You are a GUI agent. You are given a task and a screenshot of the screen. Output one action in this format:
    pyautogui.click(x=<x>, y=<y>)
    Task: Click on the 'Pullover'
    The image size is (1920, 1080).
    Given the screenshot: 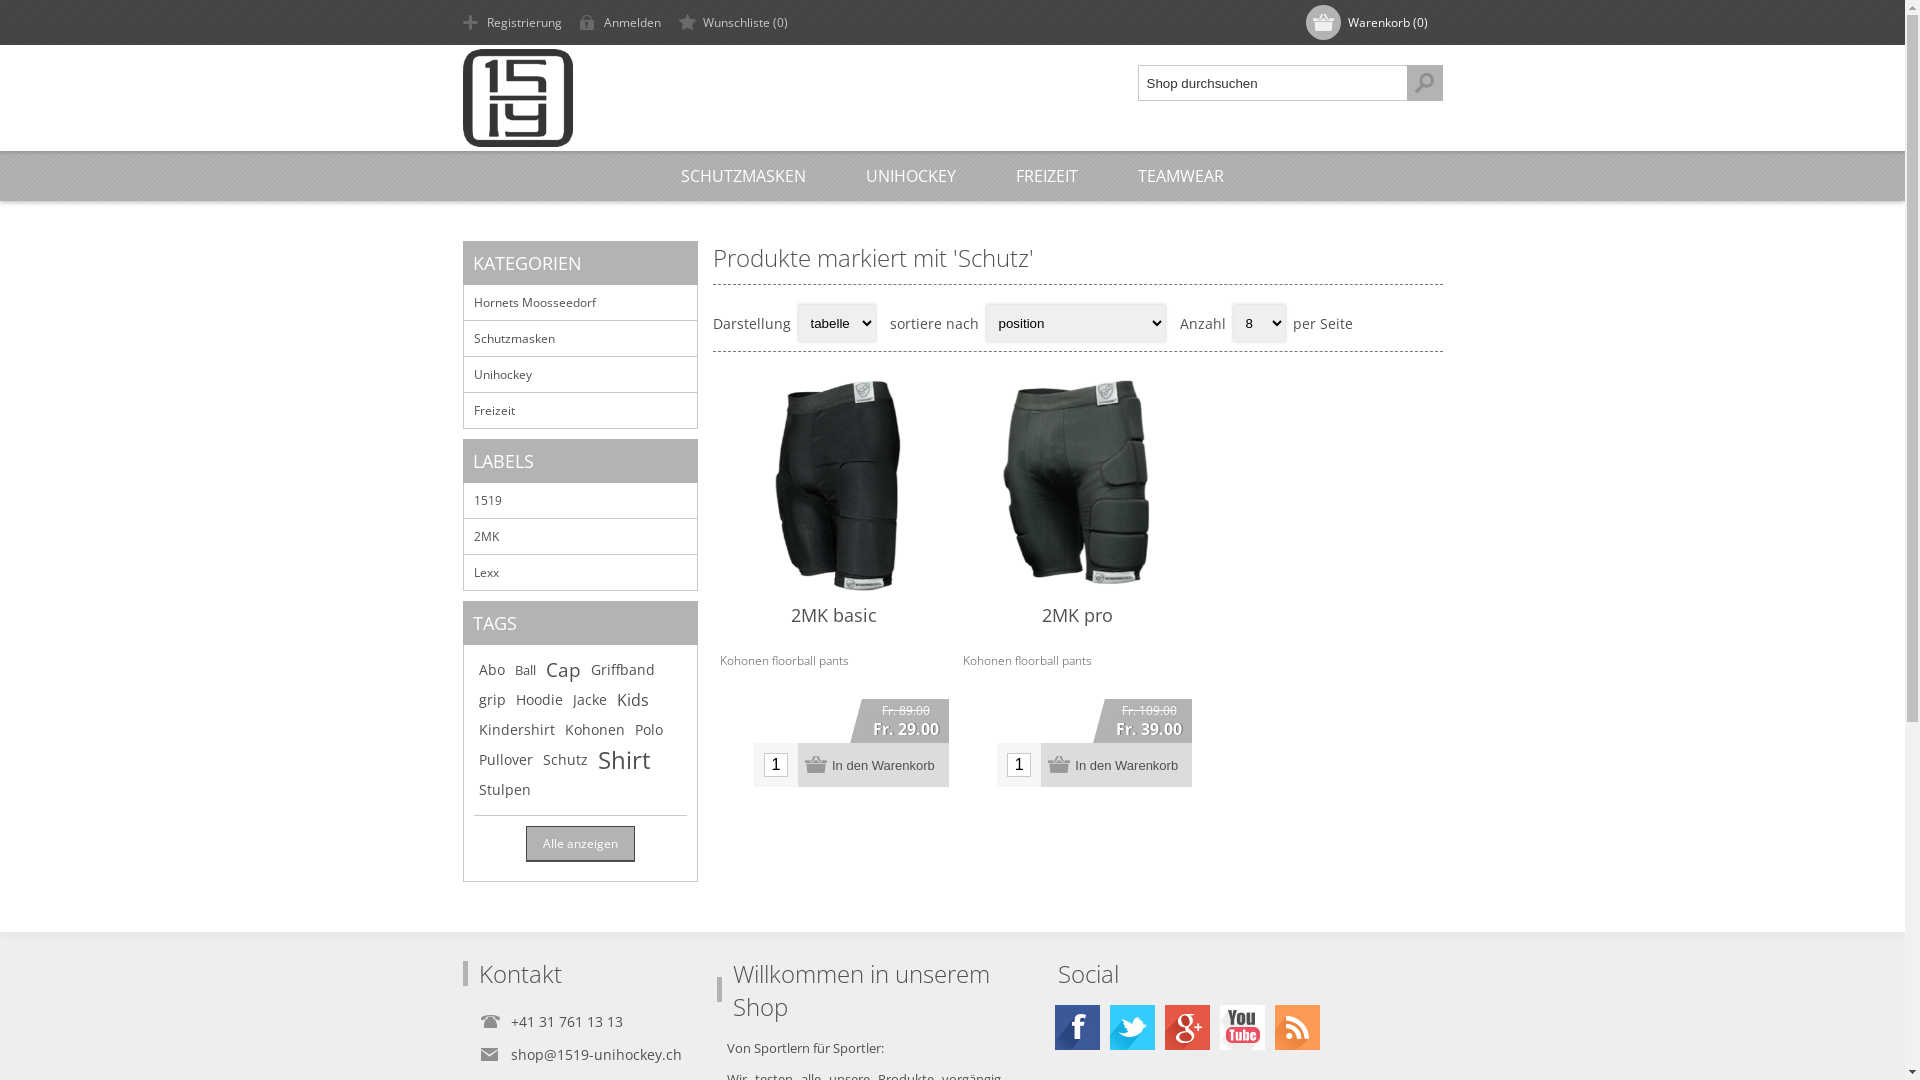 What is the action you would take?
    pyautogui.click(x=477, y=759)
    